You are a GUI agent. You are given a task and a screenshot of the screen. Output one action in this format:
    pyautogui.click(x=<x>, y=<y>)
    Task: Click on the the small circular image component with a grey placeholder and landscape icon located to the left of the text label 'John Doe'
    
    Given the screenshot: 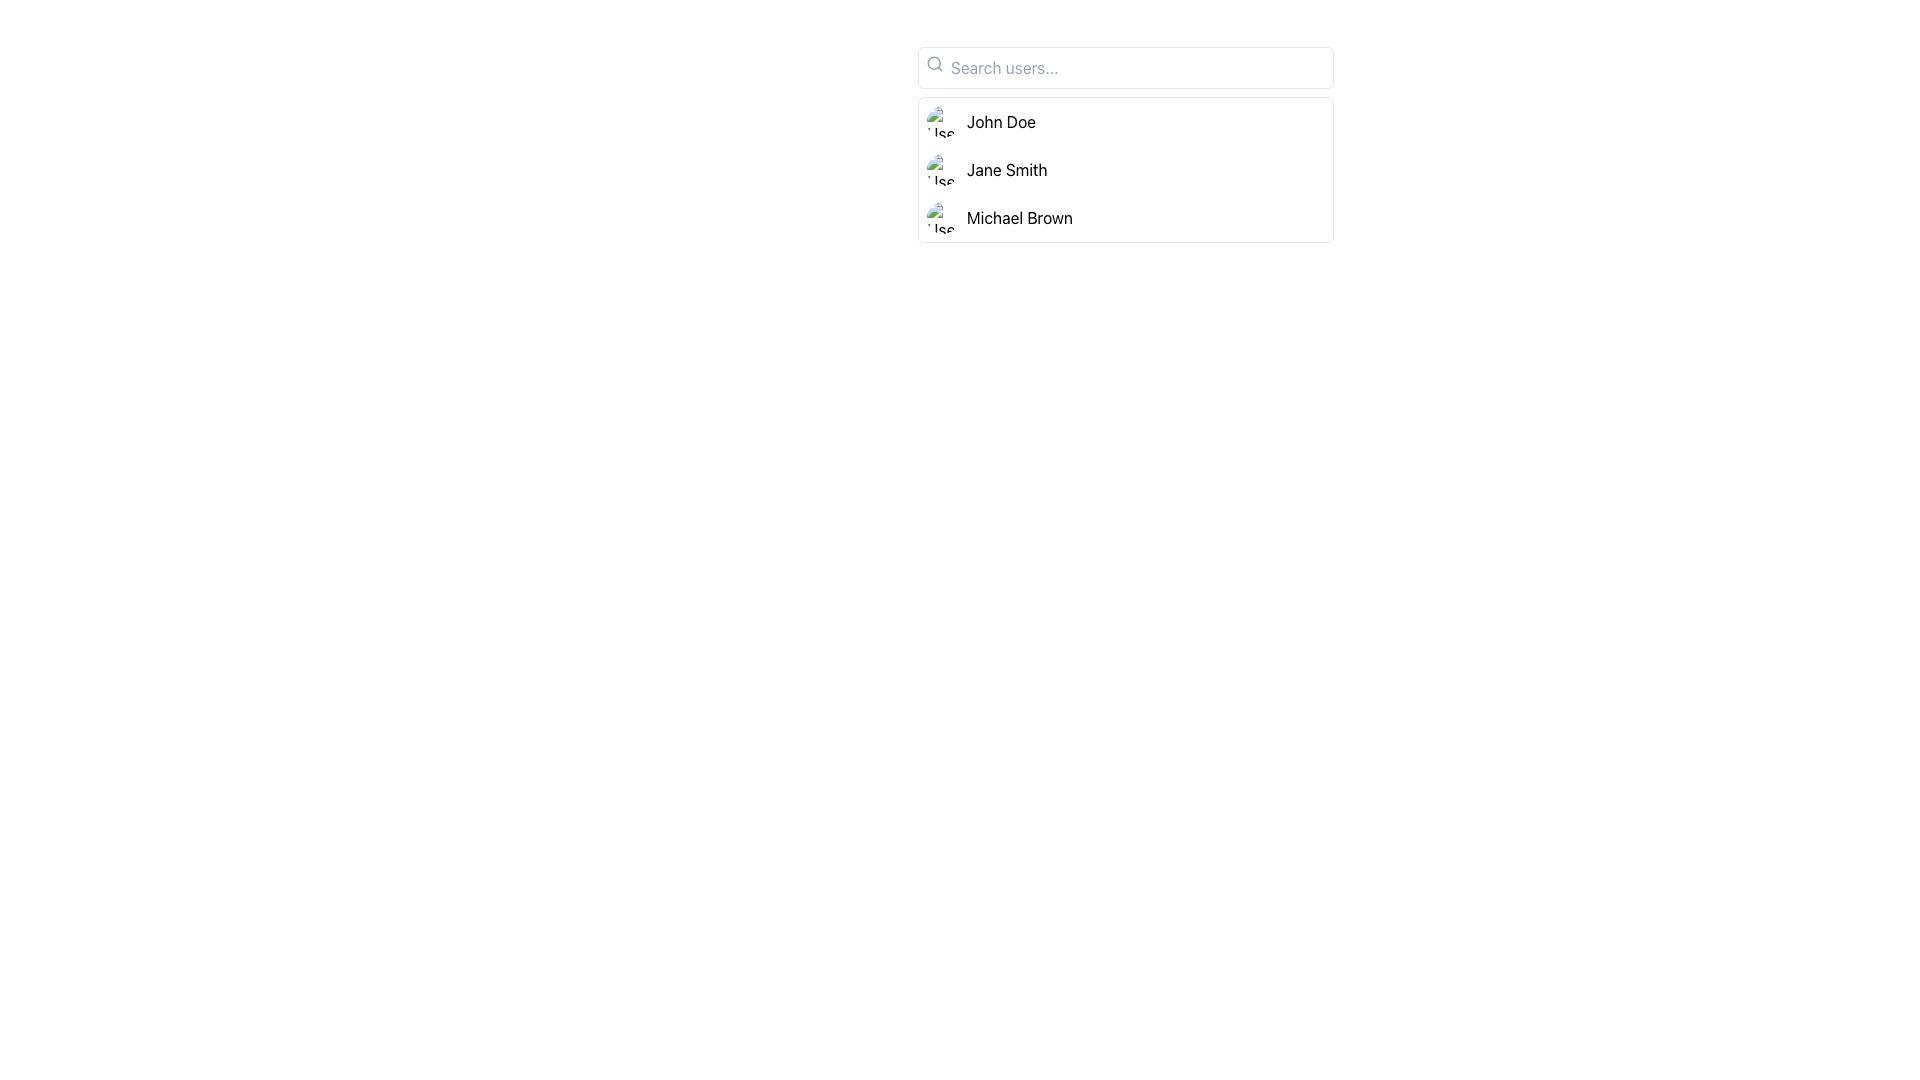 What is the action you would take?
    pyautogui.click(x=941, y=122)
    